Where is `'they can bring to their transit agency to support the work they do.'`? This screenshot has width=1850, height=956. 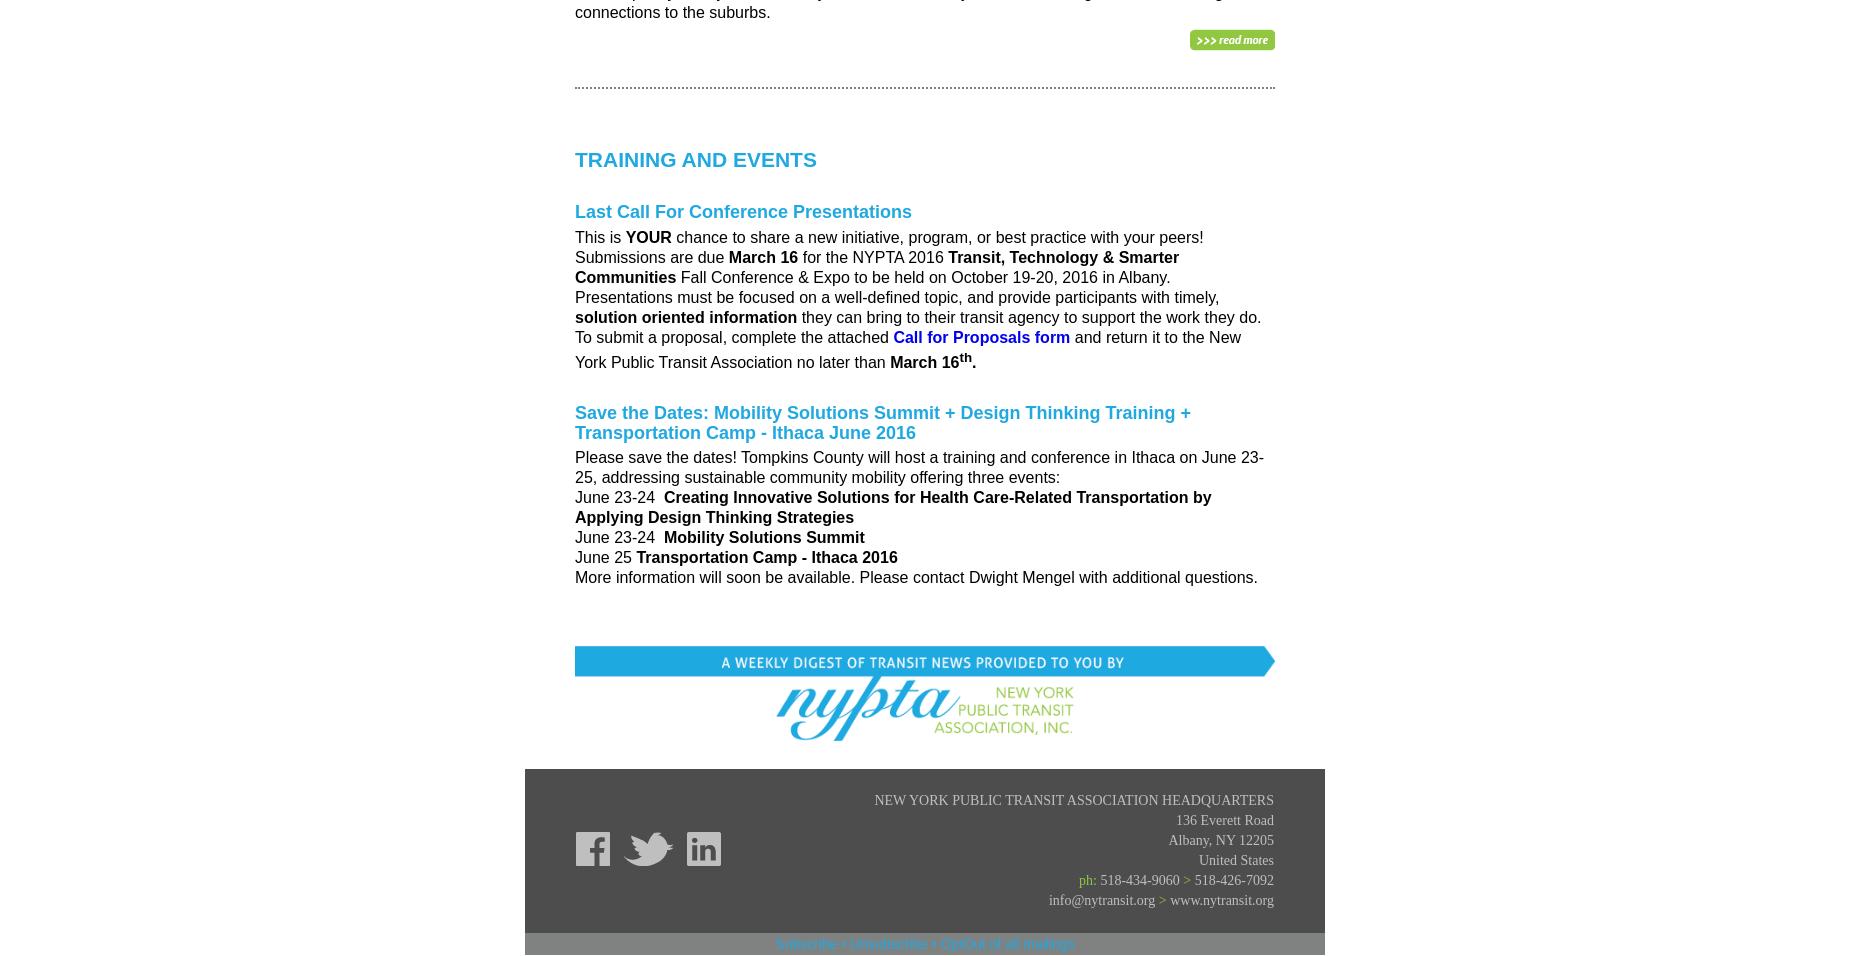
'they can bring to their transit agency to support the work they do.' is located at coordinates (1030, 315).